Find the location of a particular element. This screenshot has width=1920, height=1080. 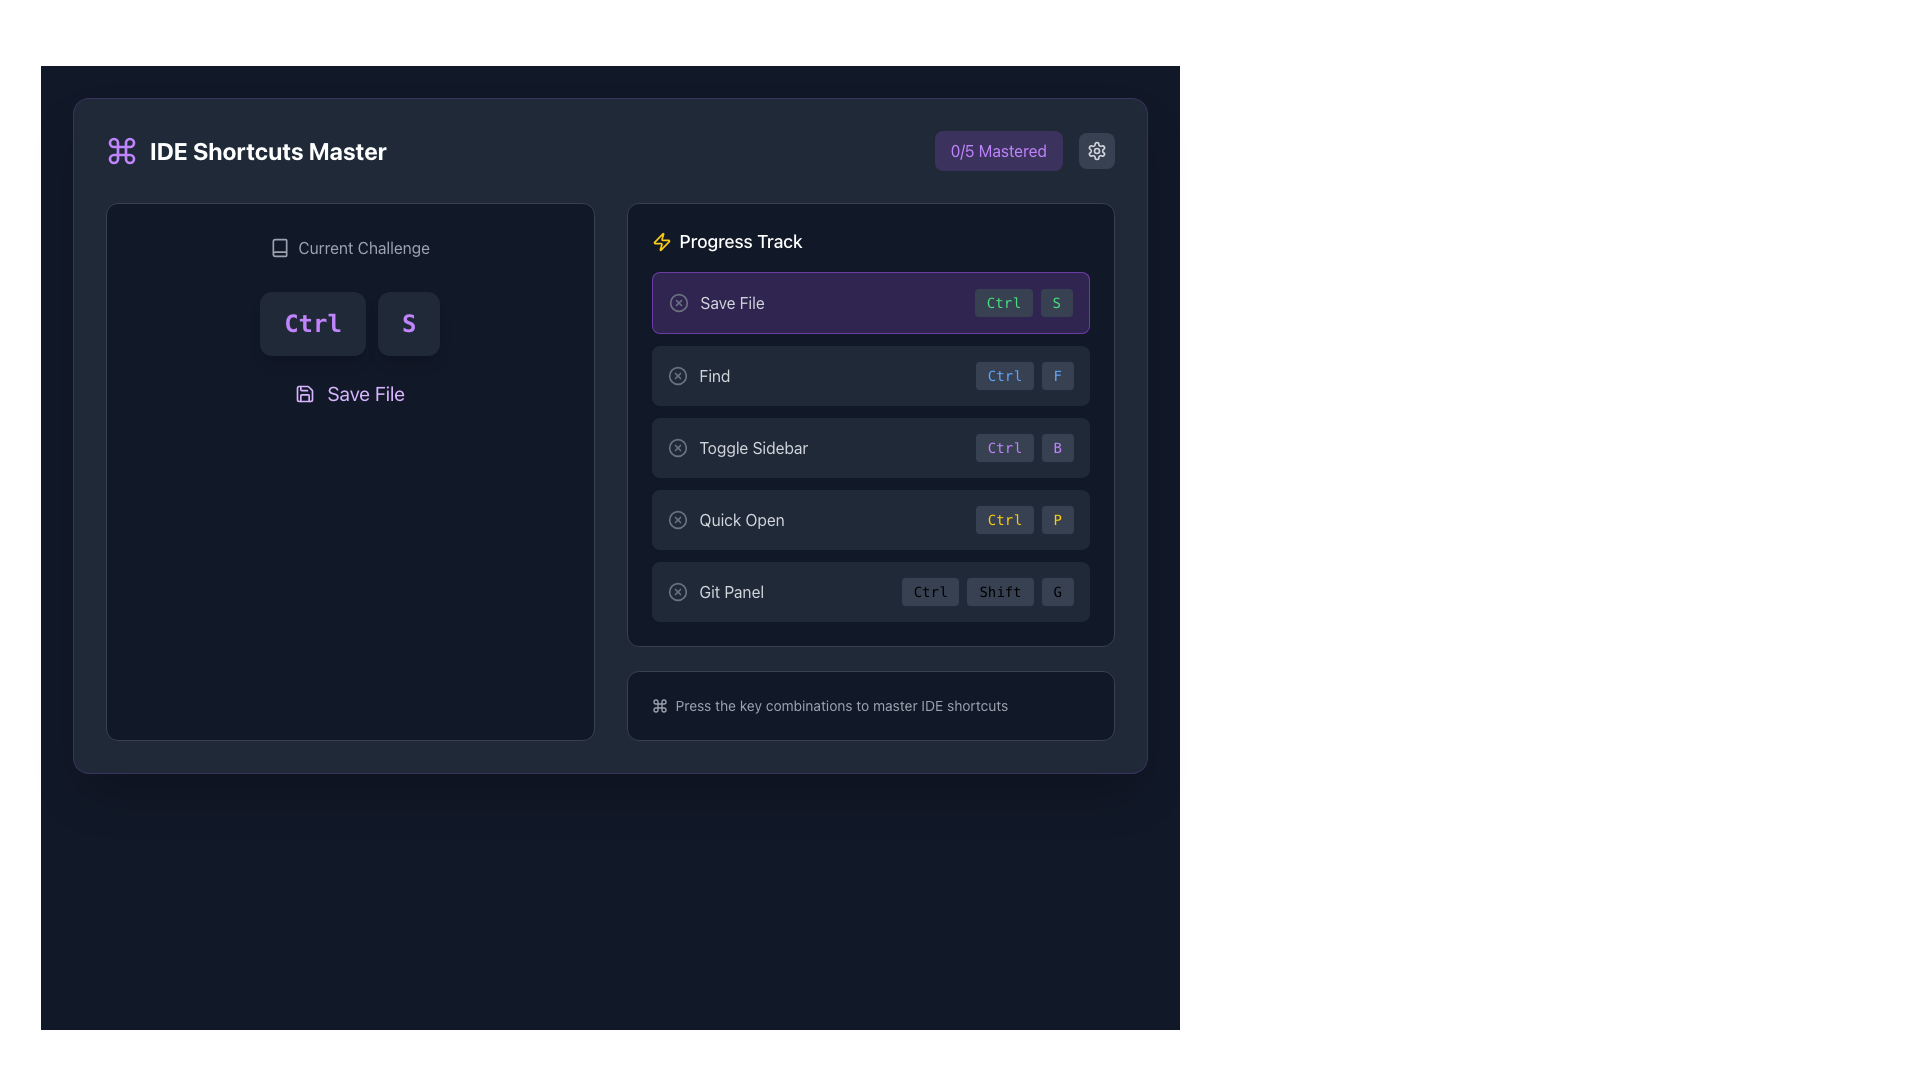

the static text label in the 'Progress Track' section that serves as an identifier for a functionality related is located at coordinates (741, 519).